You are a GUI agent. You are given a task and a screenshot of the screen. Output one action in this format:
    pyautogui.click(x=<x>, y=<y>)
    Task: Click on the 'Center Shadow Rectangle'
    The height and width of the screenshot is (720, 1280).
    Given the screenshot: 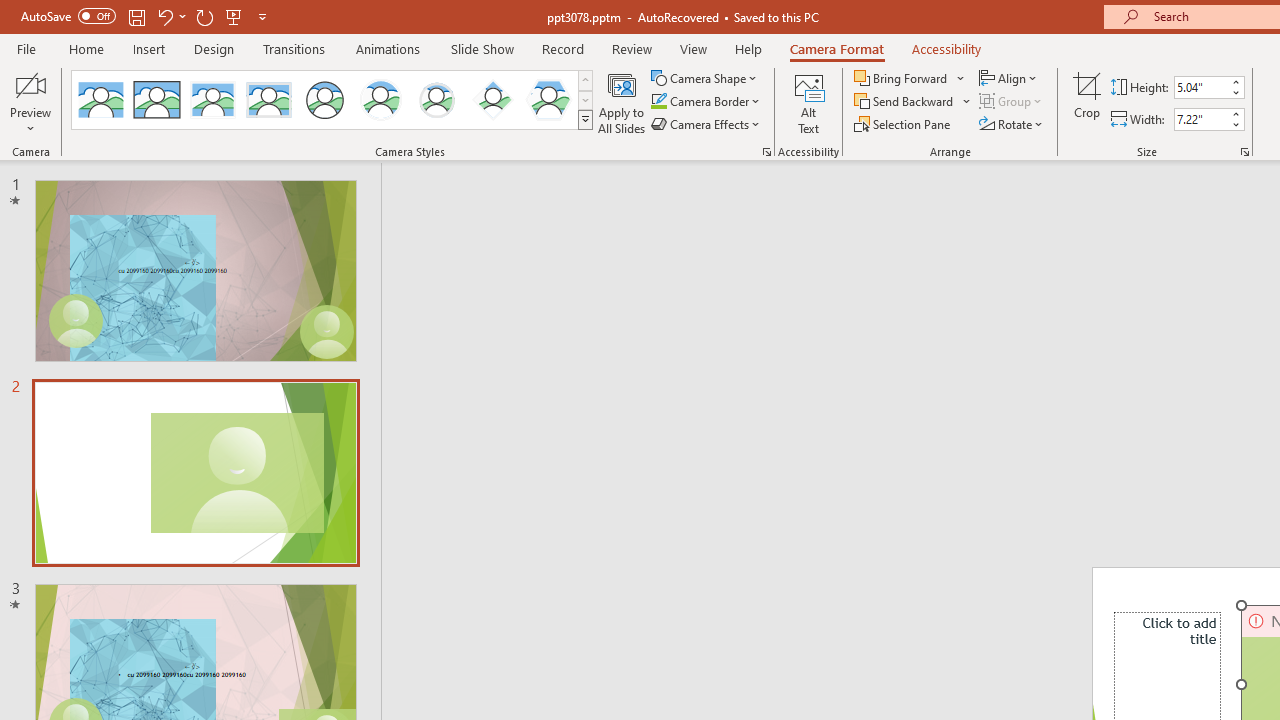 What is the action you would take?
    pyautogui.click(x=213, y=100)
    